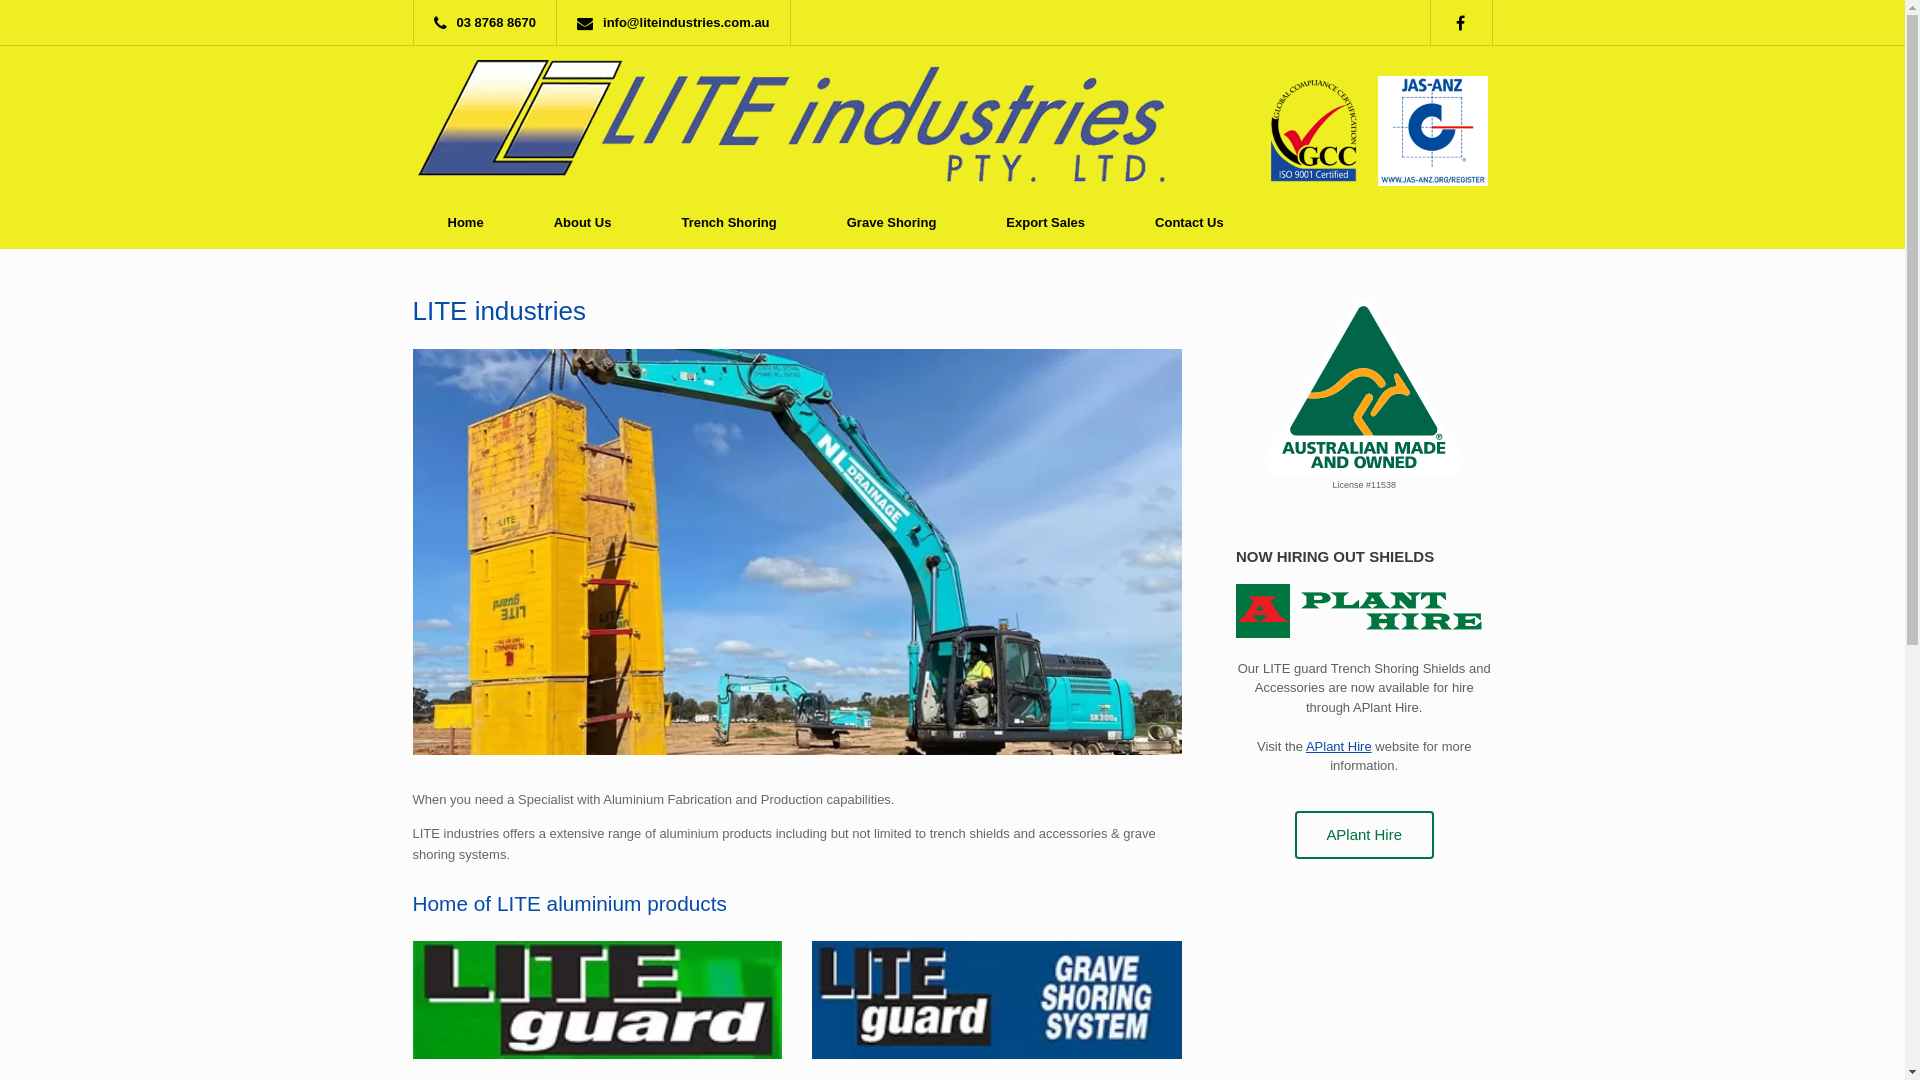 This screenshot has height=1080, width=1920. What do you see at coordinates (1469, 22) in the screenshot?
I see `'Facebook'` at bounding box center [1469, 22].